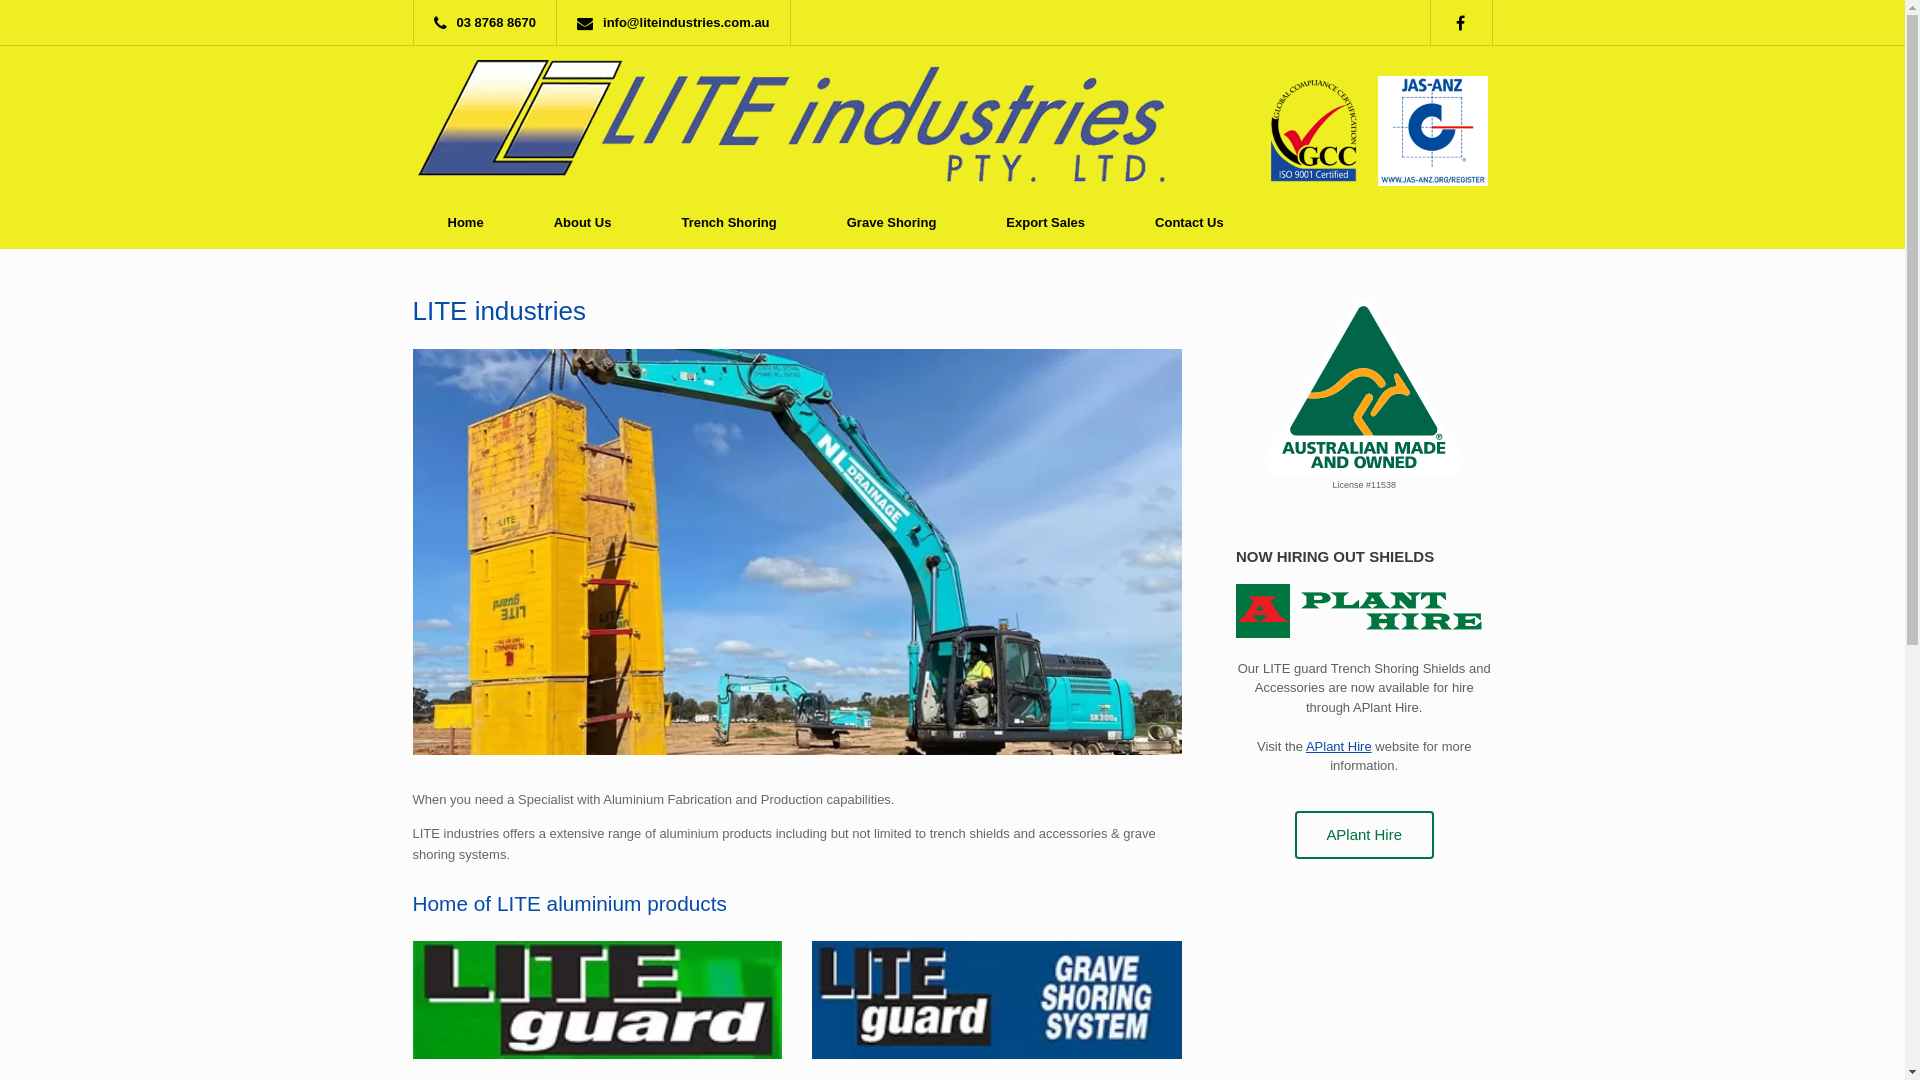 This screenshot has height=1080, width=1920. What do you see at coordinates (1469, 22) in the screenshot?
I see `'Facebook'` at bounding box center [1469, 22].